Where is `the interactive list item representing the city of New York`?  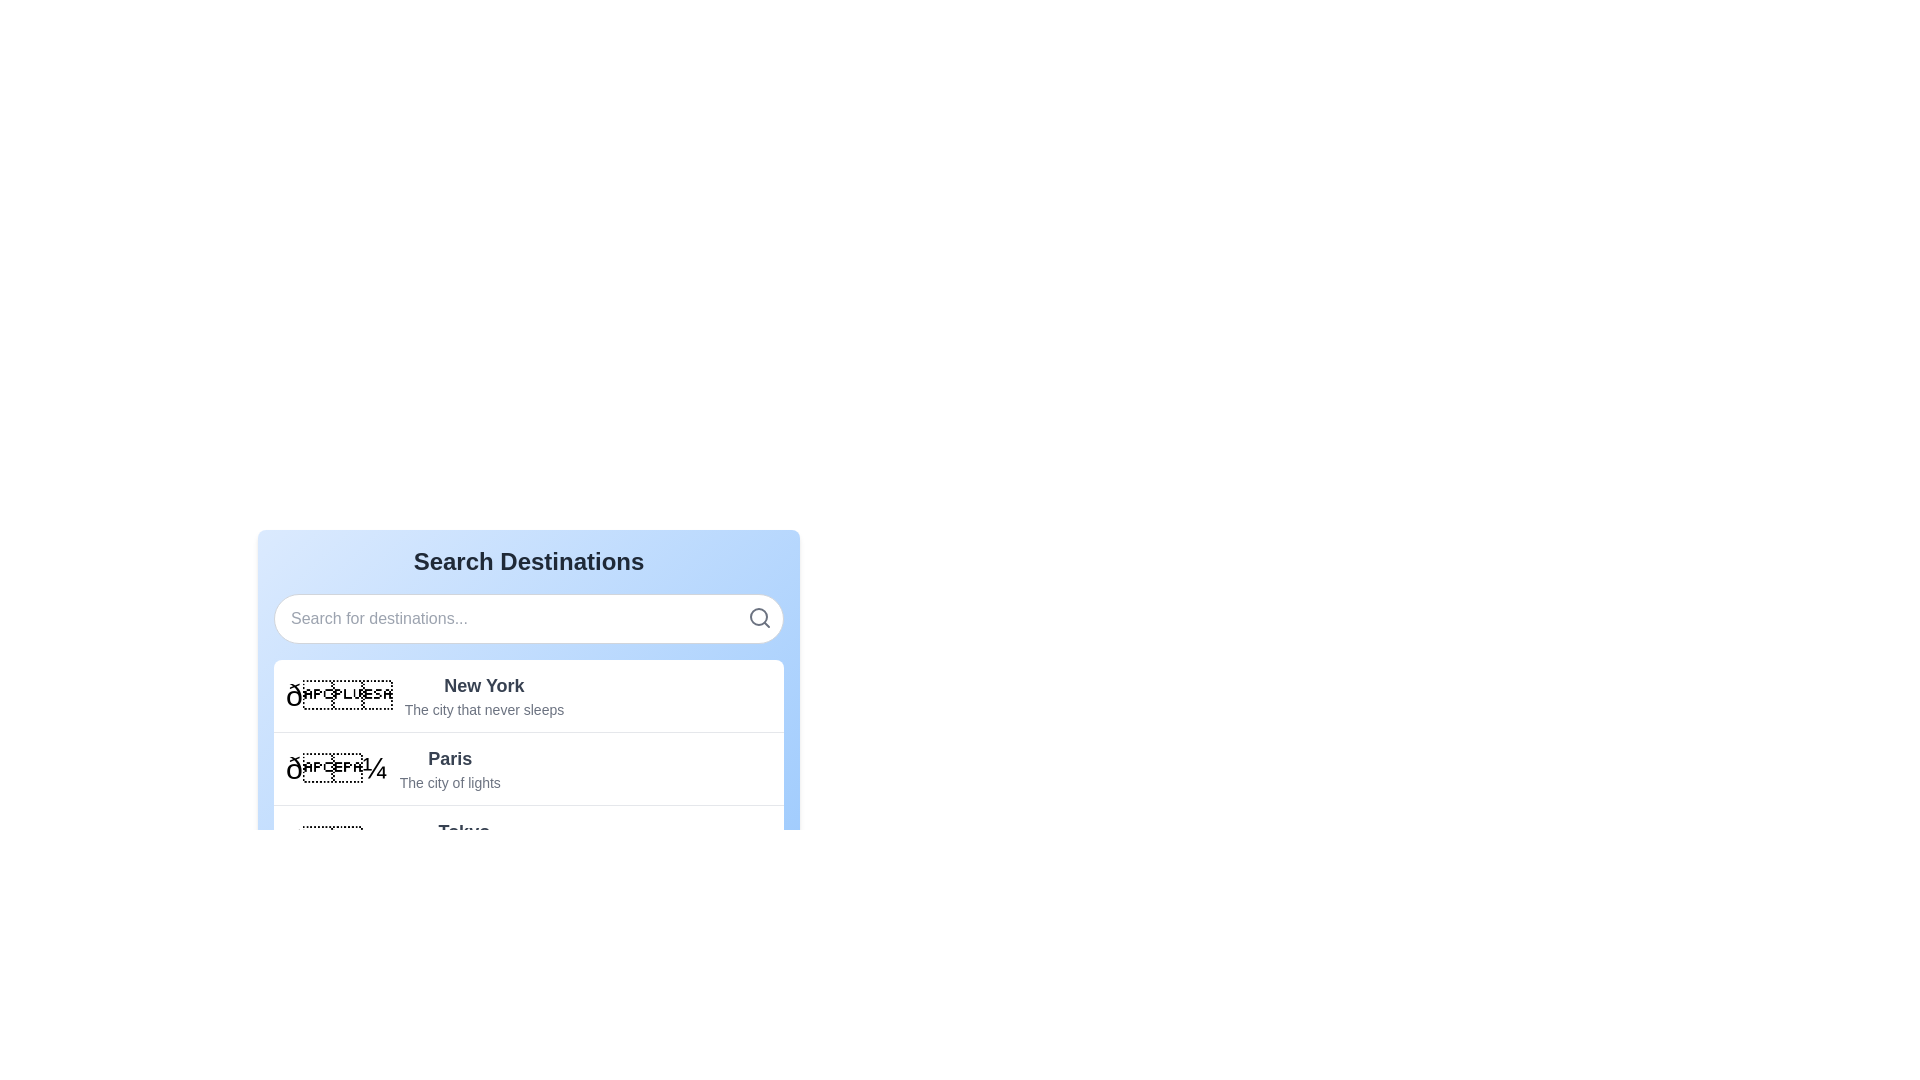
the interactive list item representing the city of New York is located at coordinates (528, 694).